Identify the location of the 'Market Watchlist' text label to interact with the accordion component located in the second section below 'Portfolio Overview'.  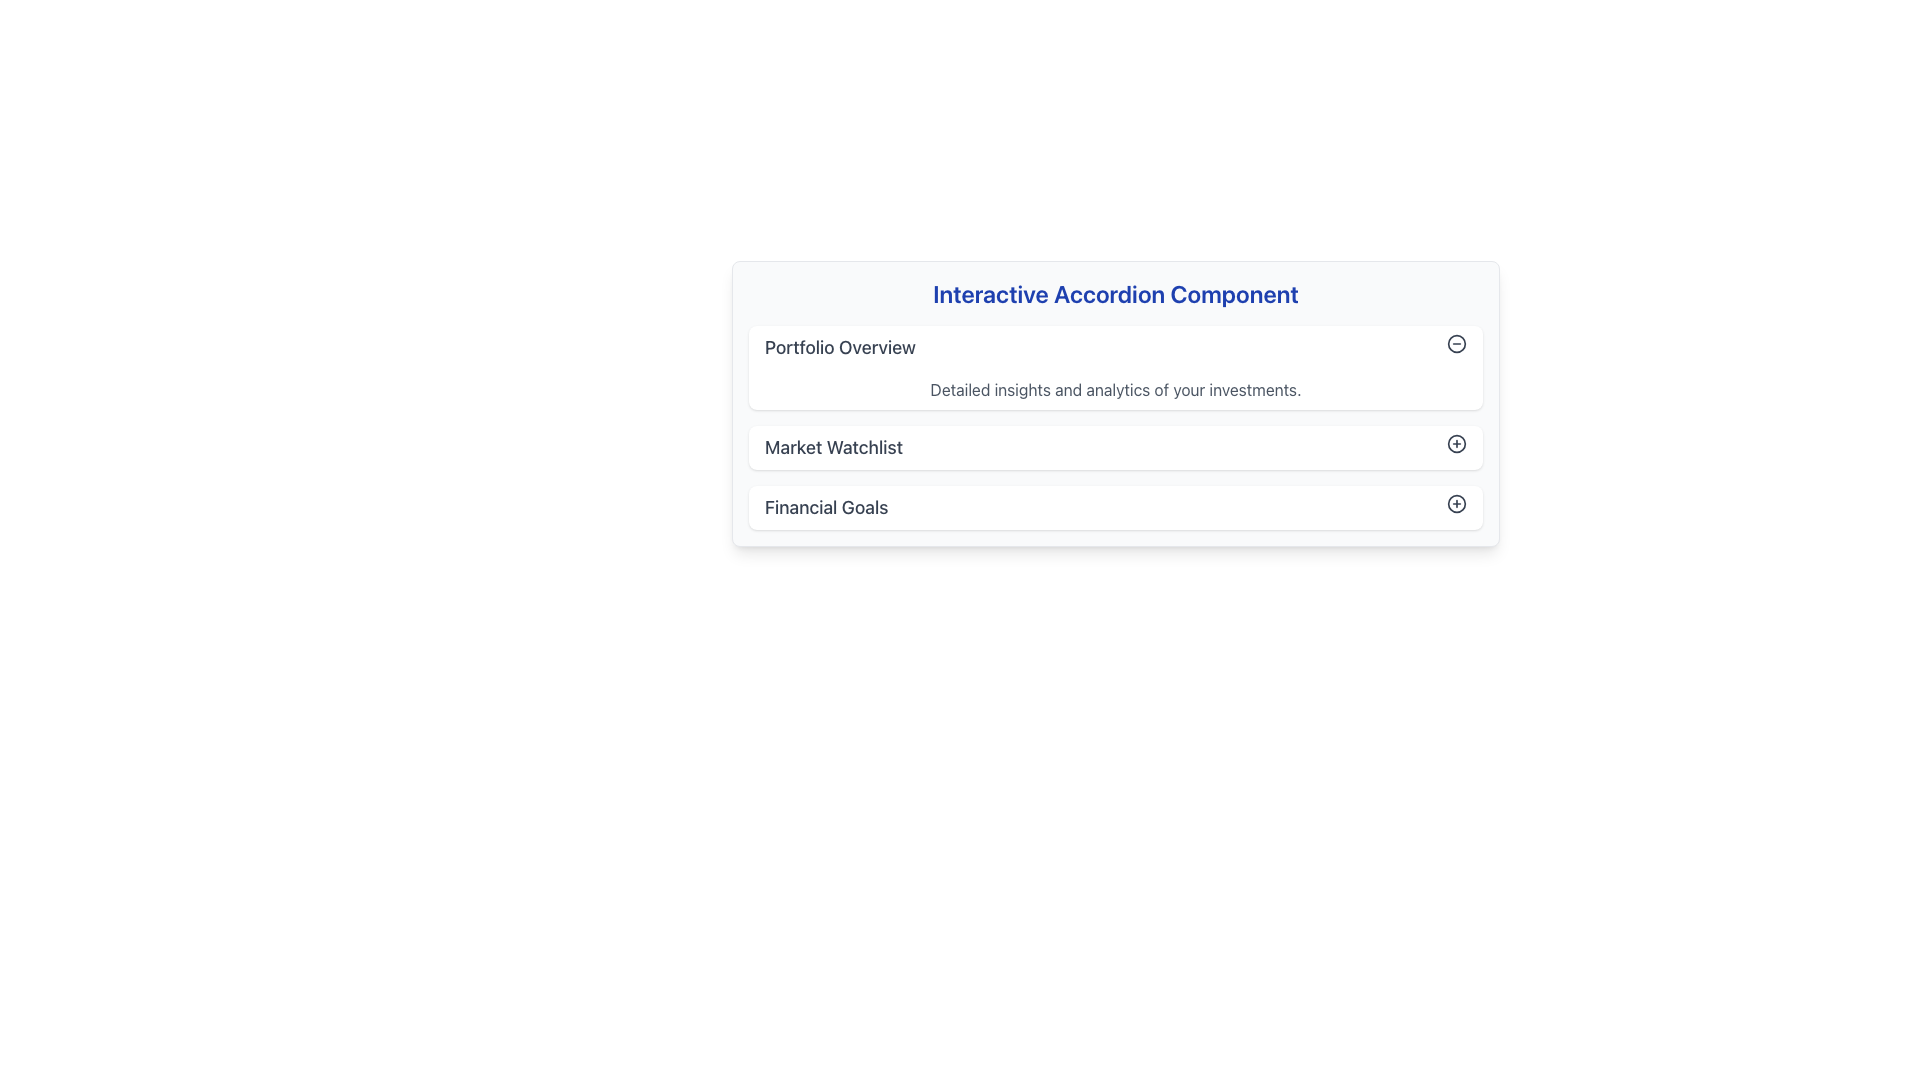
(834, 446).